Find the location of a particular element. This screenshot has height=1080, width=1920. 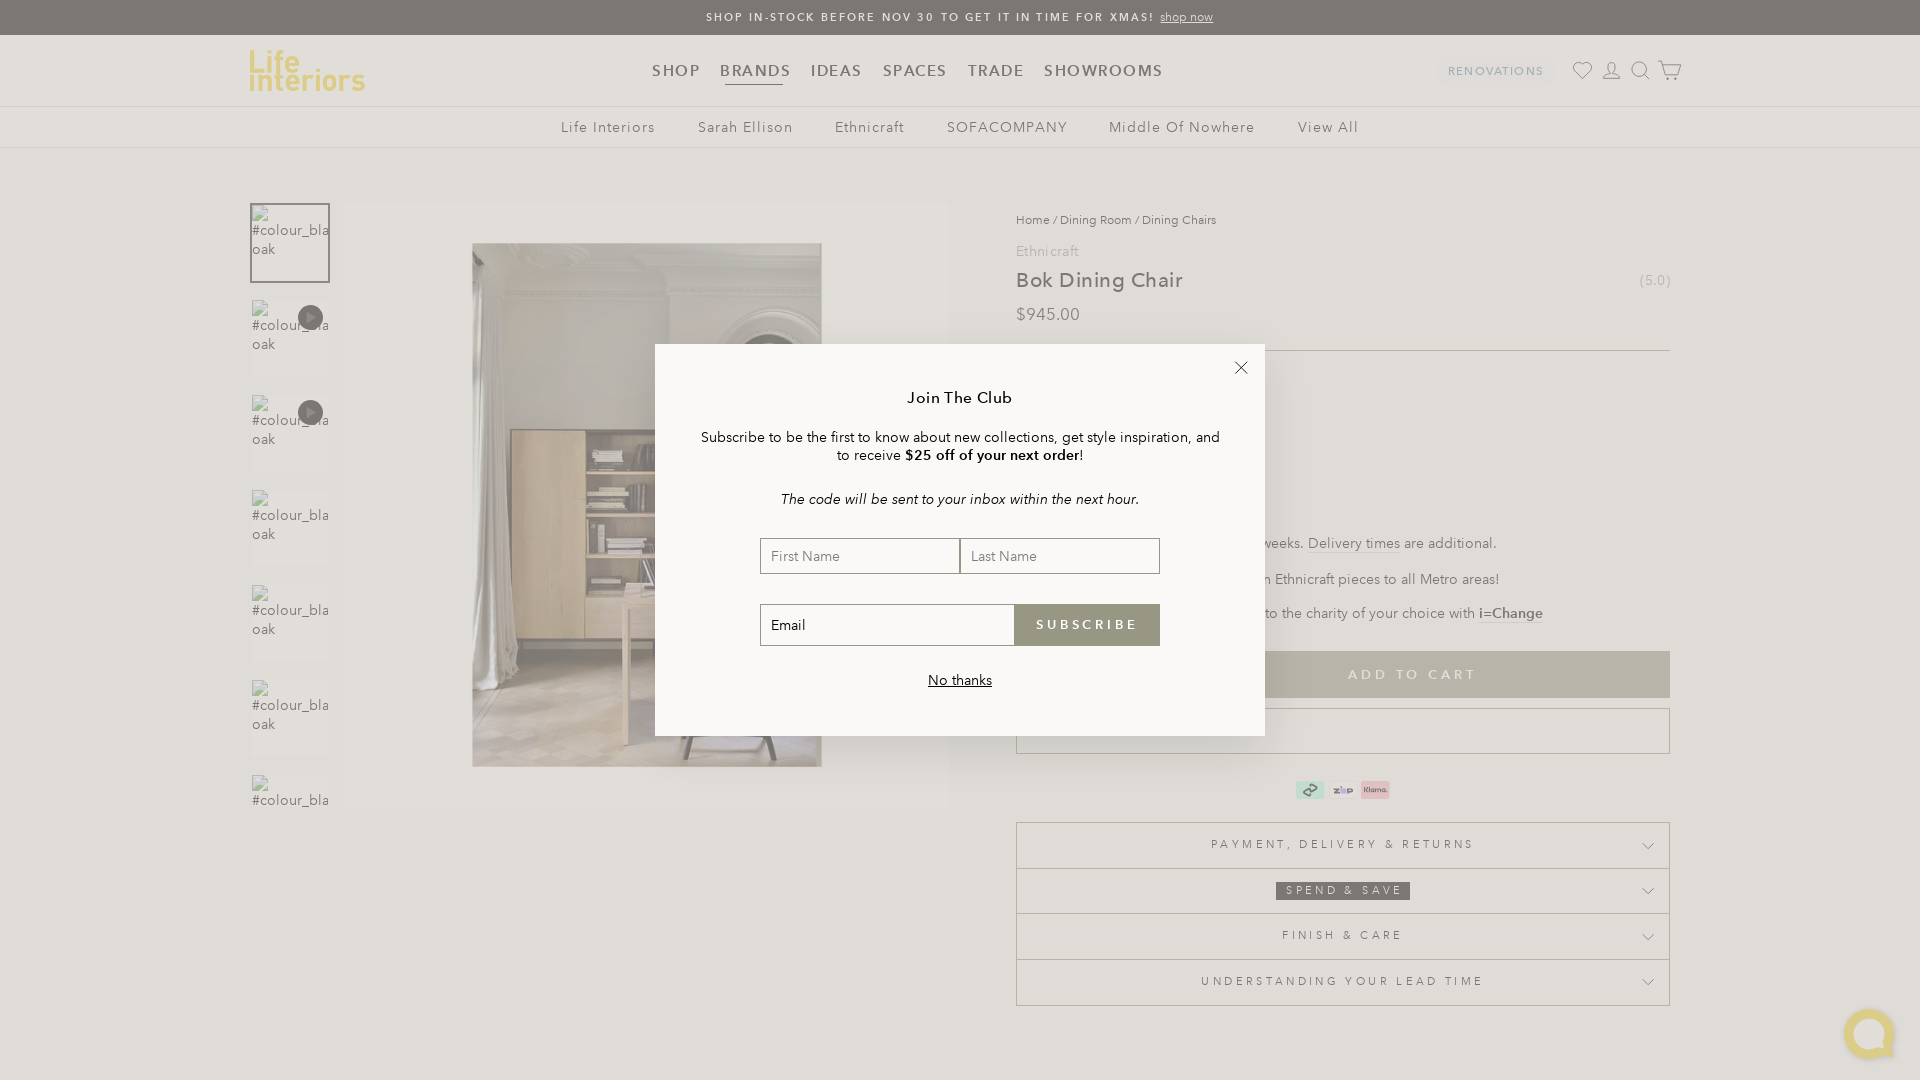

'SOFACOMPANY' is located at coordinates (945, 127).